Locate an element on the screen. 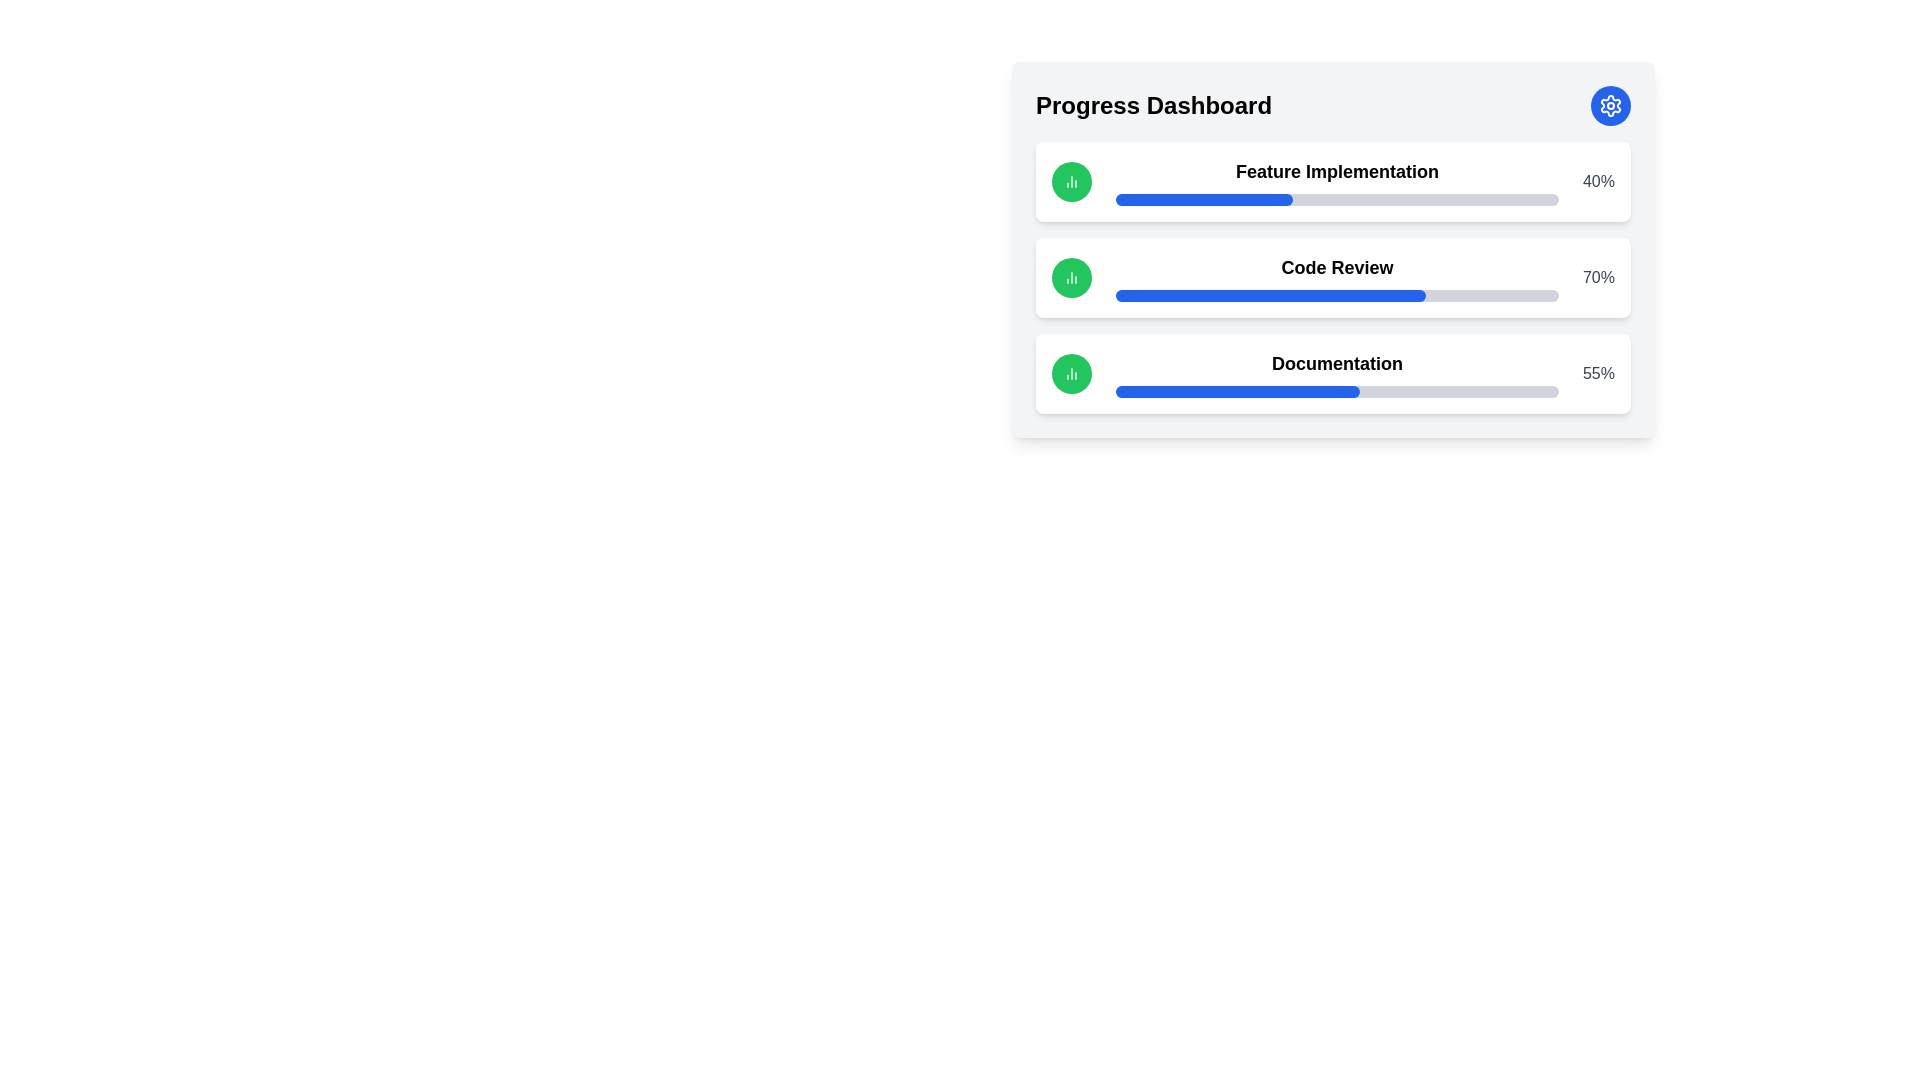  the text label indicating 'Feature Implementation' located in the highlighted section of the Progress Dashboard is located at coordinates (1337, 181).